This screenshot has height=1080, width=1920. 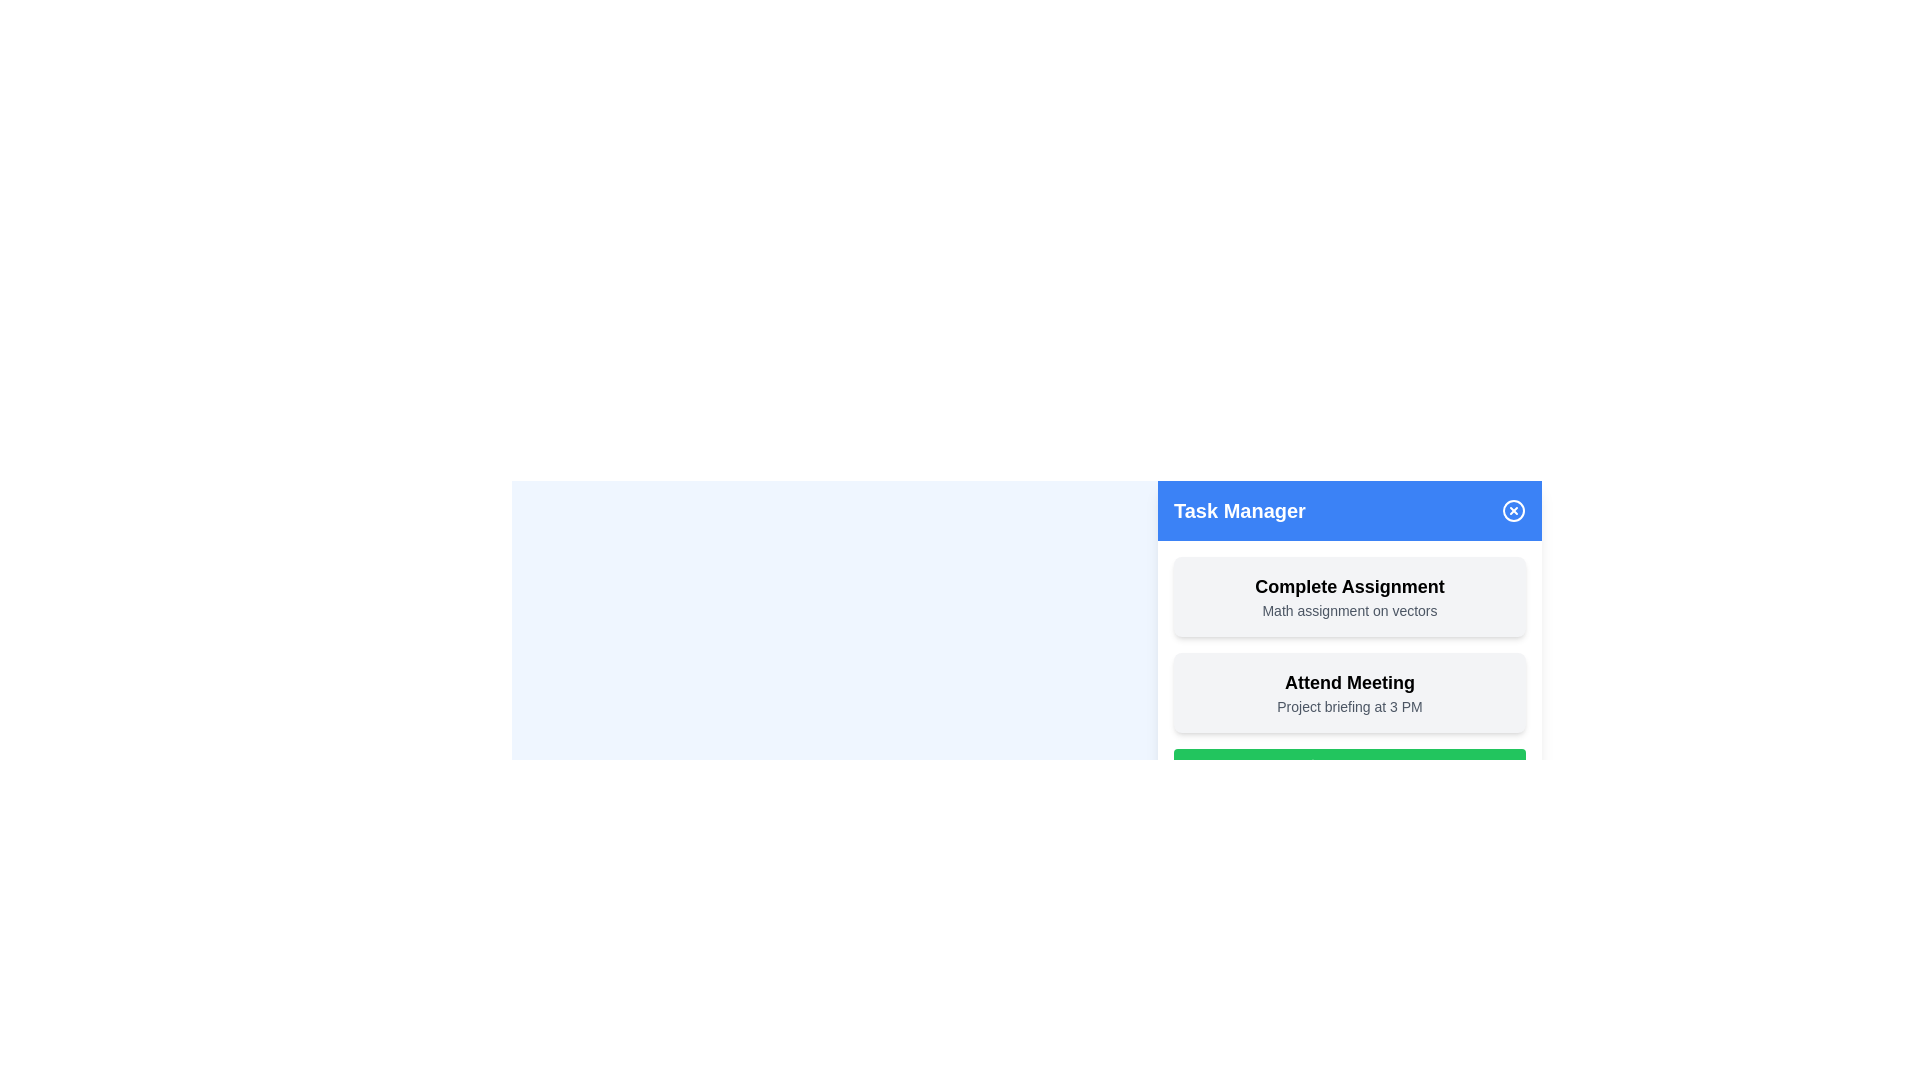 What do you see at coordinates (1349, 767) in the screenshot?
I see `the 'Add Task' button located at the bottom of the task list in the 'Task Manager' section` at bounding box center [1349, 767].